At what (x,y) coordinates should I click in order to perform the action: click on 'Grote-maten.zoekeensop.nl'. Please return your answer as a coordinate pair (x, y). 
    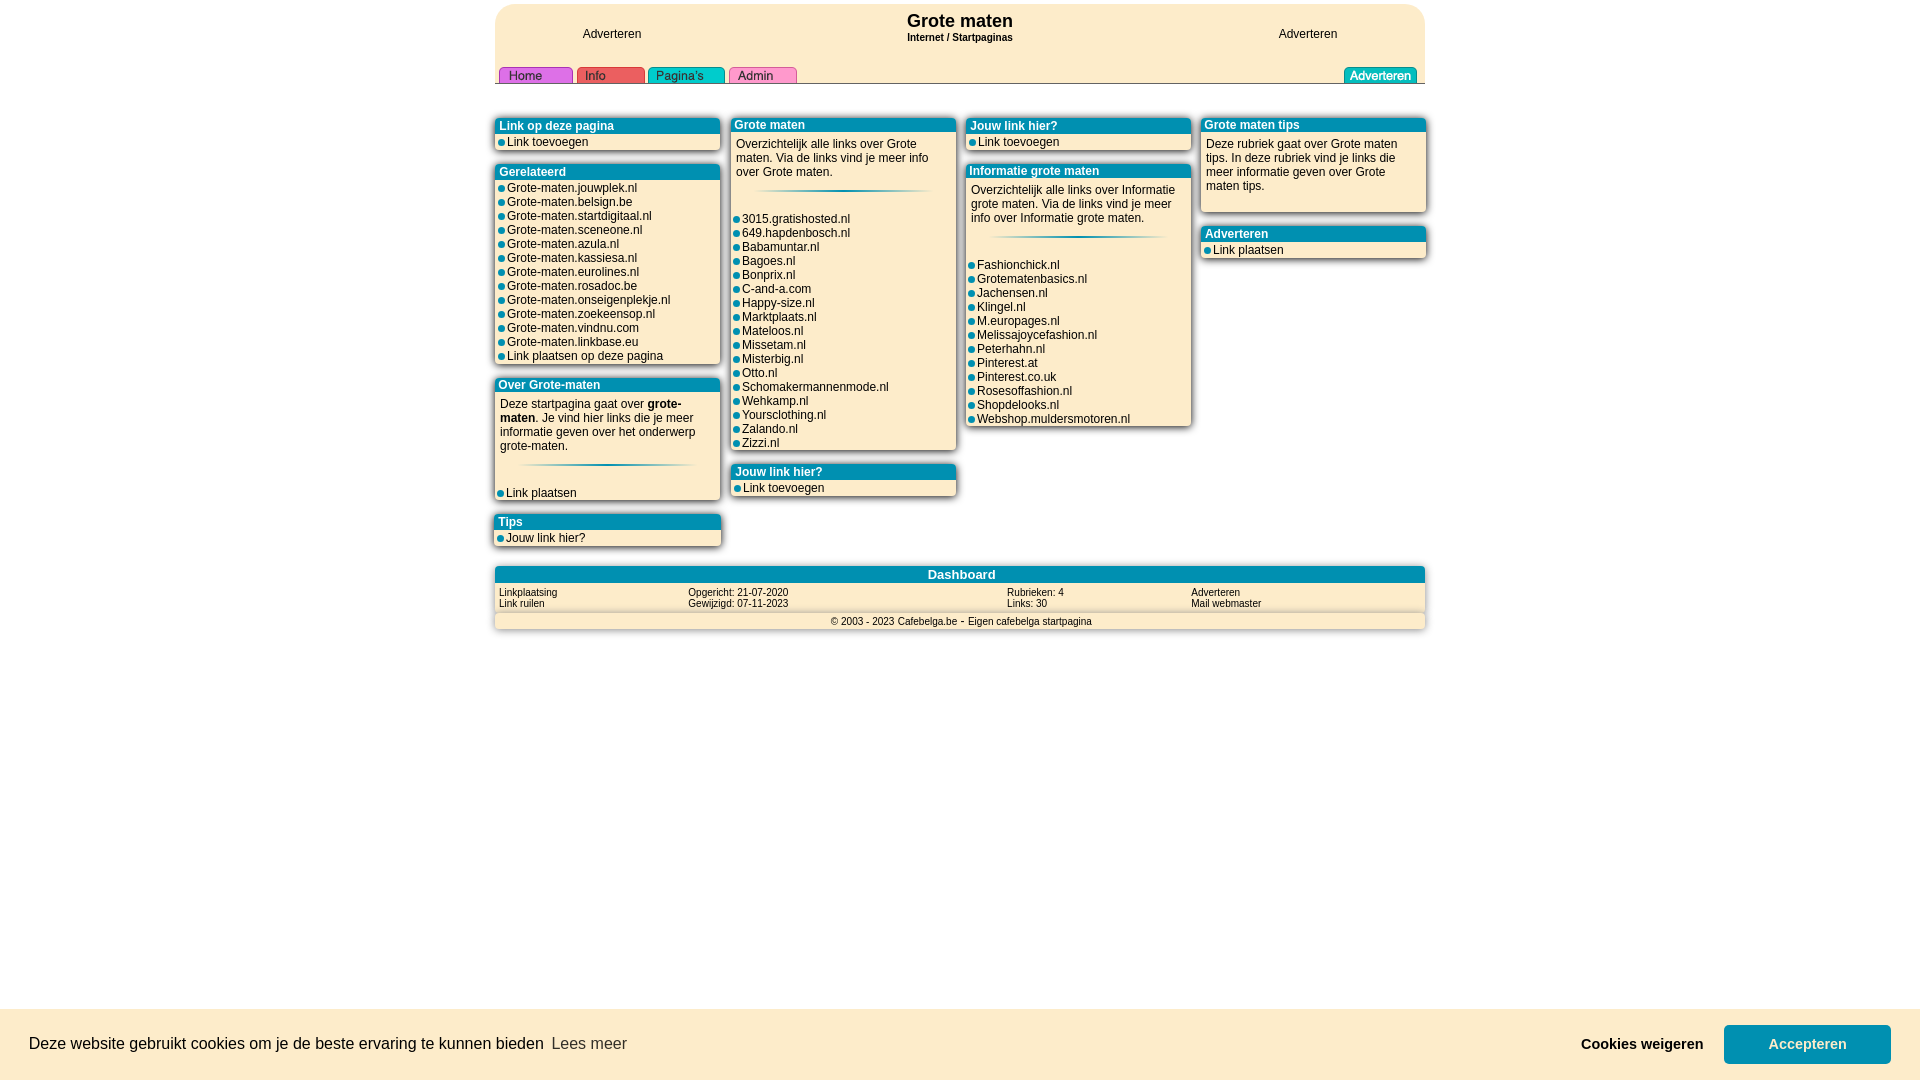
    Looking at the image, I should click on (507, 313).